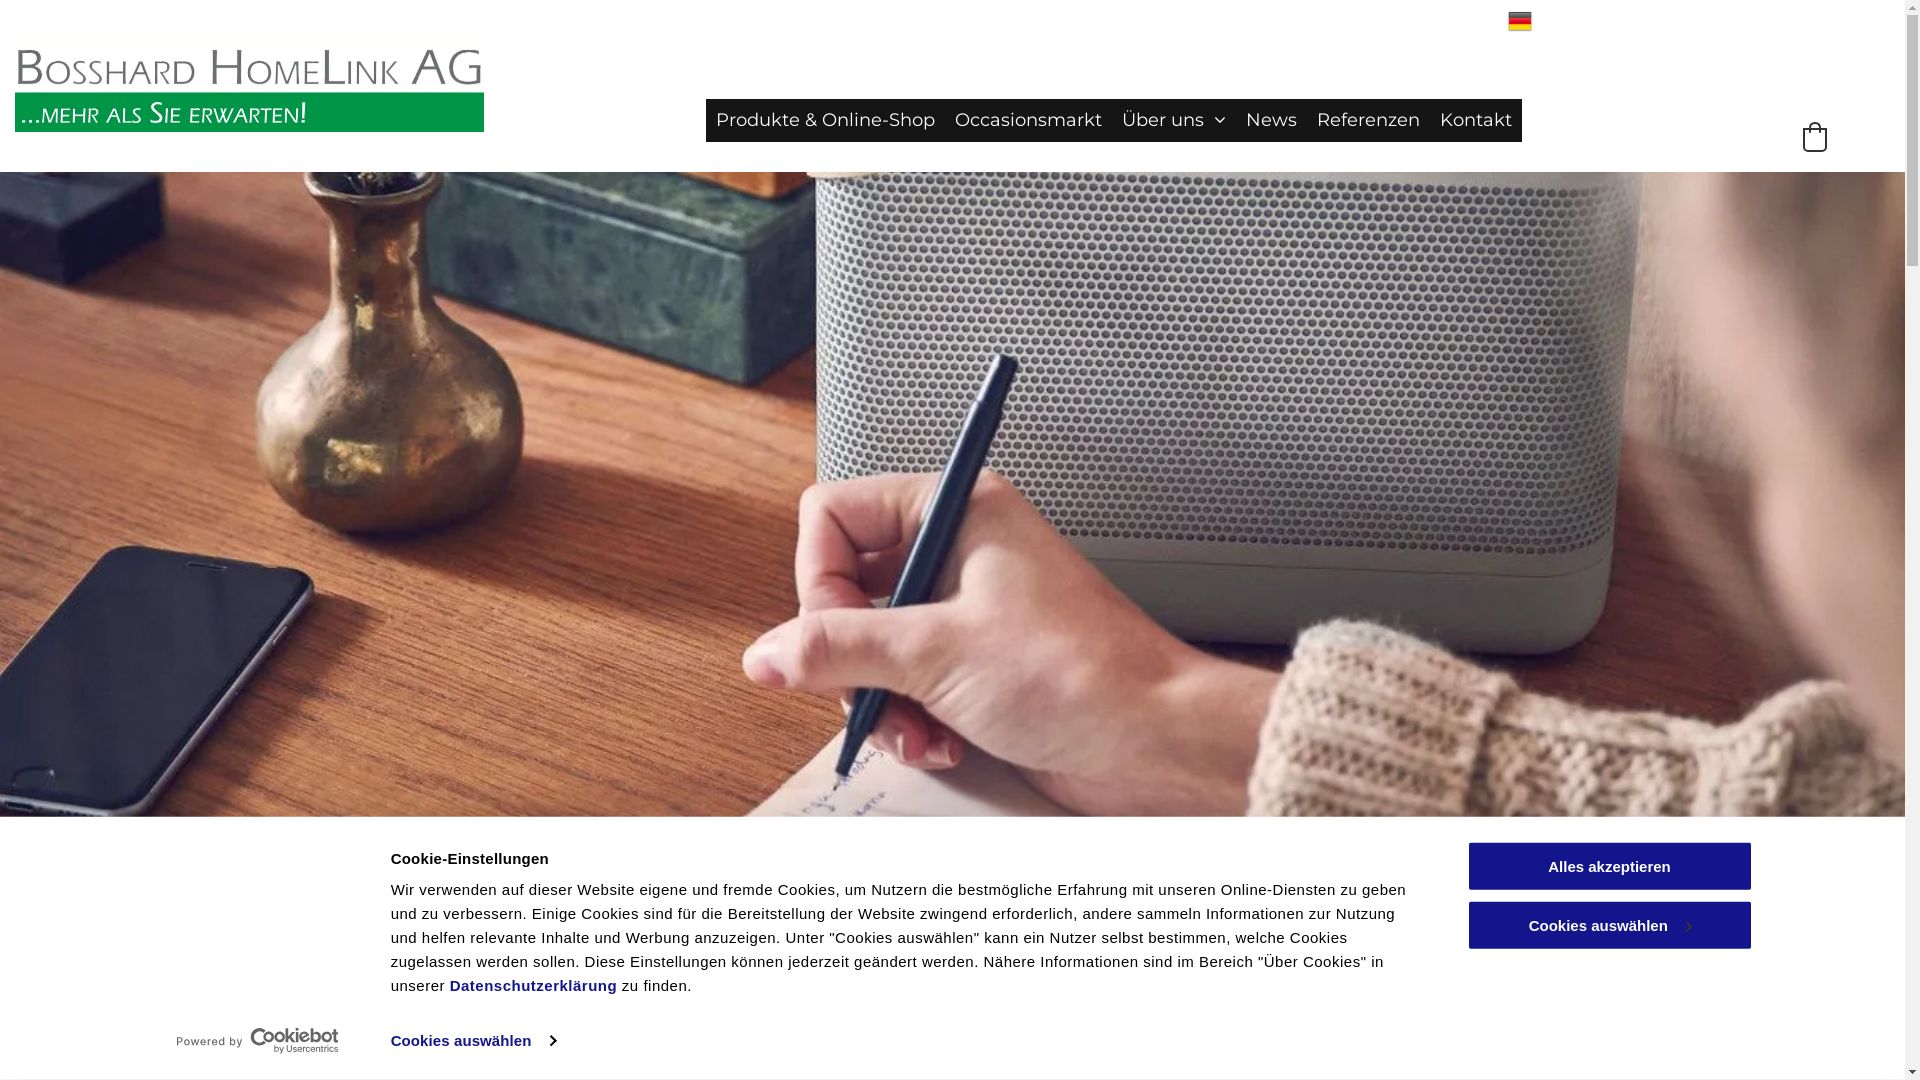 The height and width of the screenshot is (1080, 1920). Describe the element at coordinates (1028, 120) in the screenshot. I see `'Occasionsmarkt'` at that location.